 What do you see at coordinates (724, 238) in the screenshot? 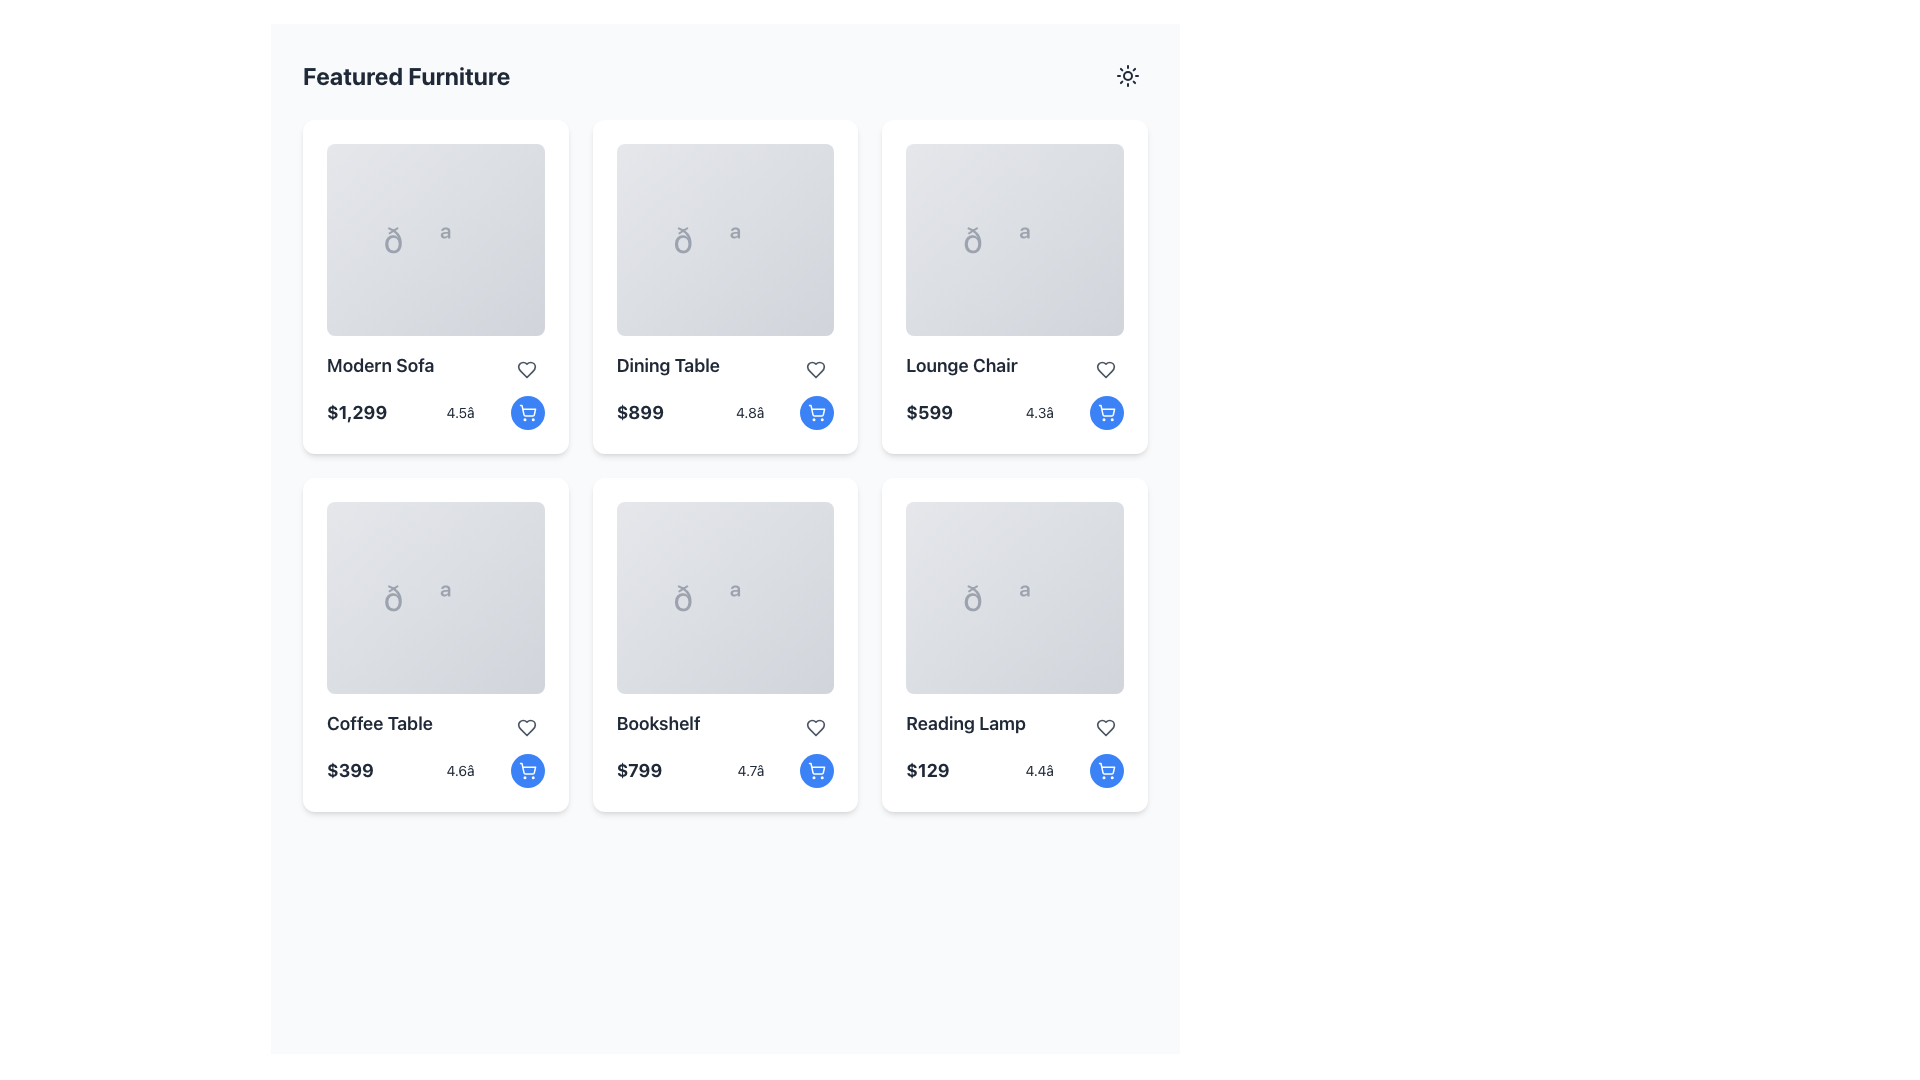
I see `the graphical representation of the item 'Dining Table' within its card labeled 'Dining Table $899 4.8★' located in the second column of the first row in the grid layout` at bounding box center [724, 238].